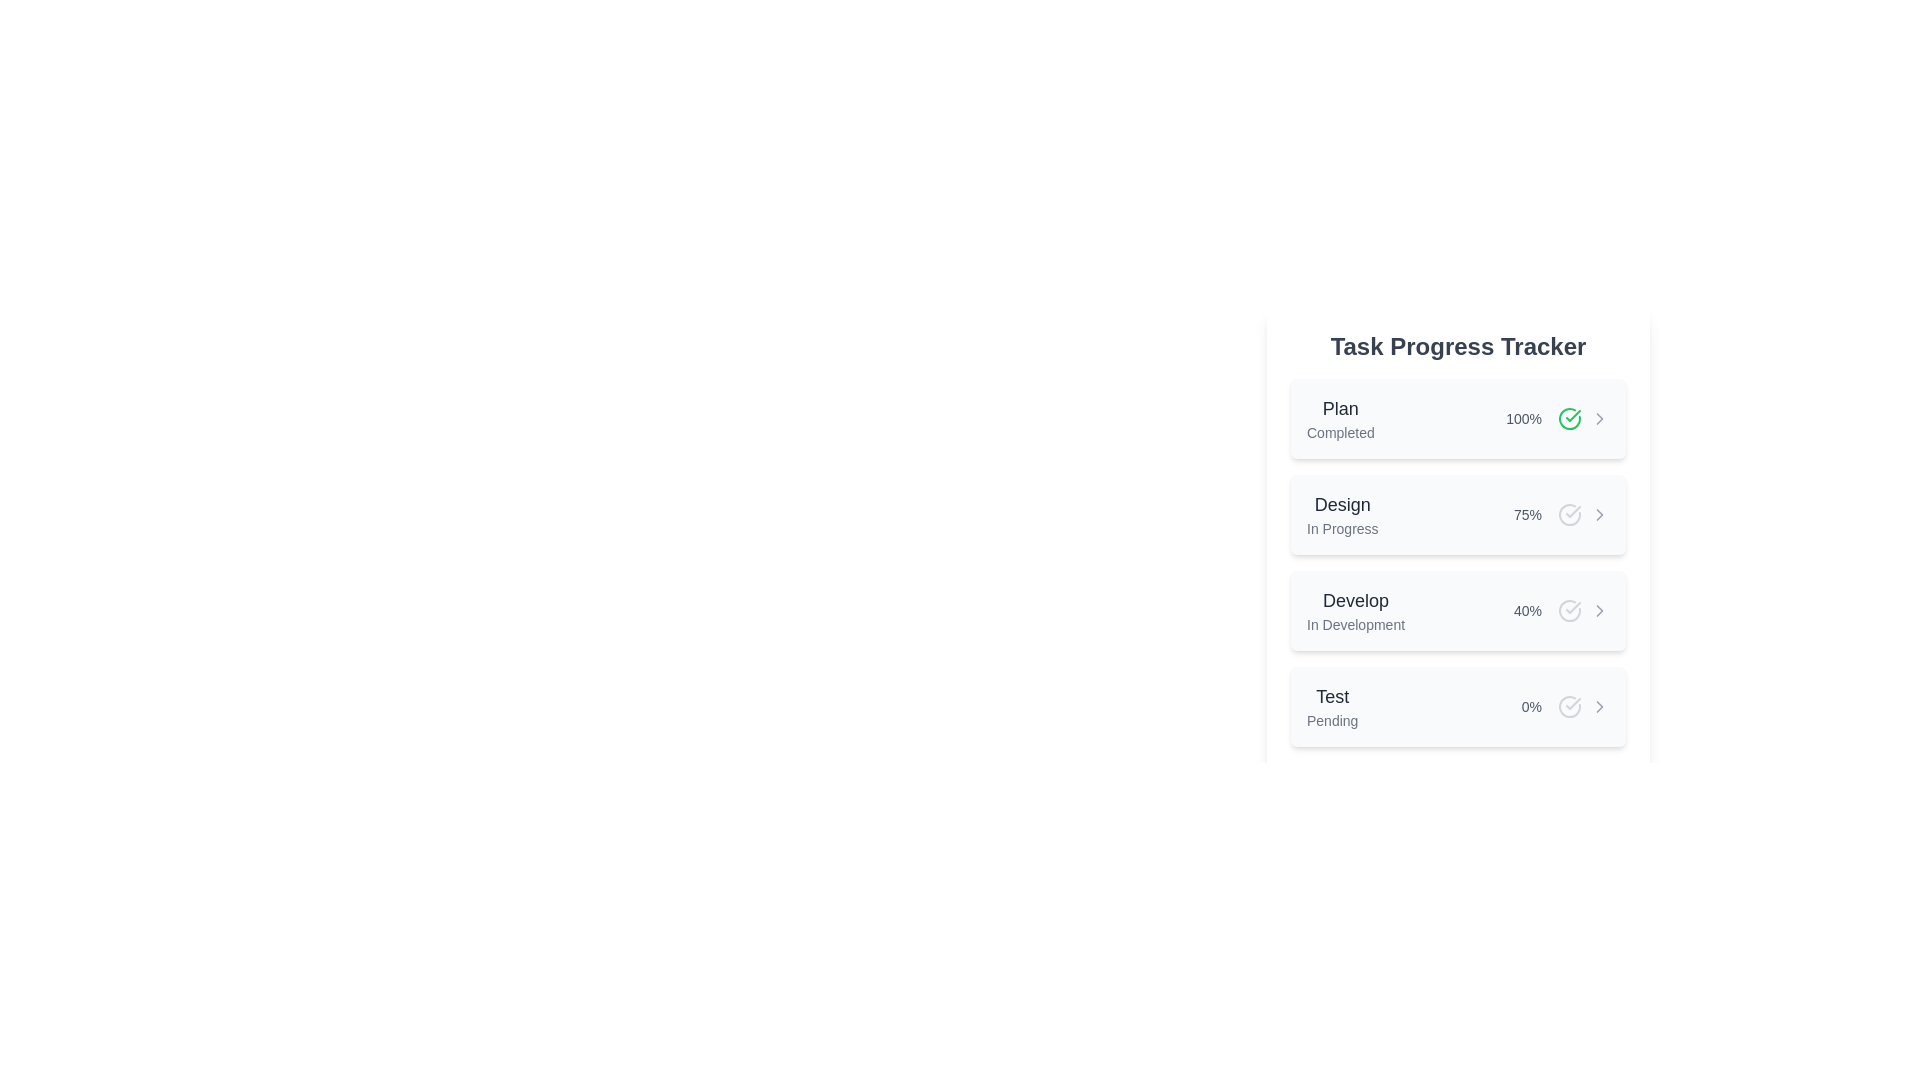  I want to click on the chevron icon located to the right of the '100%' text and green checkmark, indicating navigation or progression, so click(1598, 418).